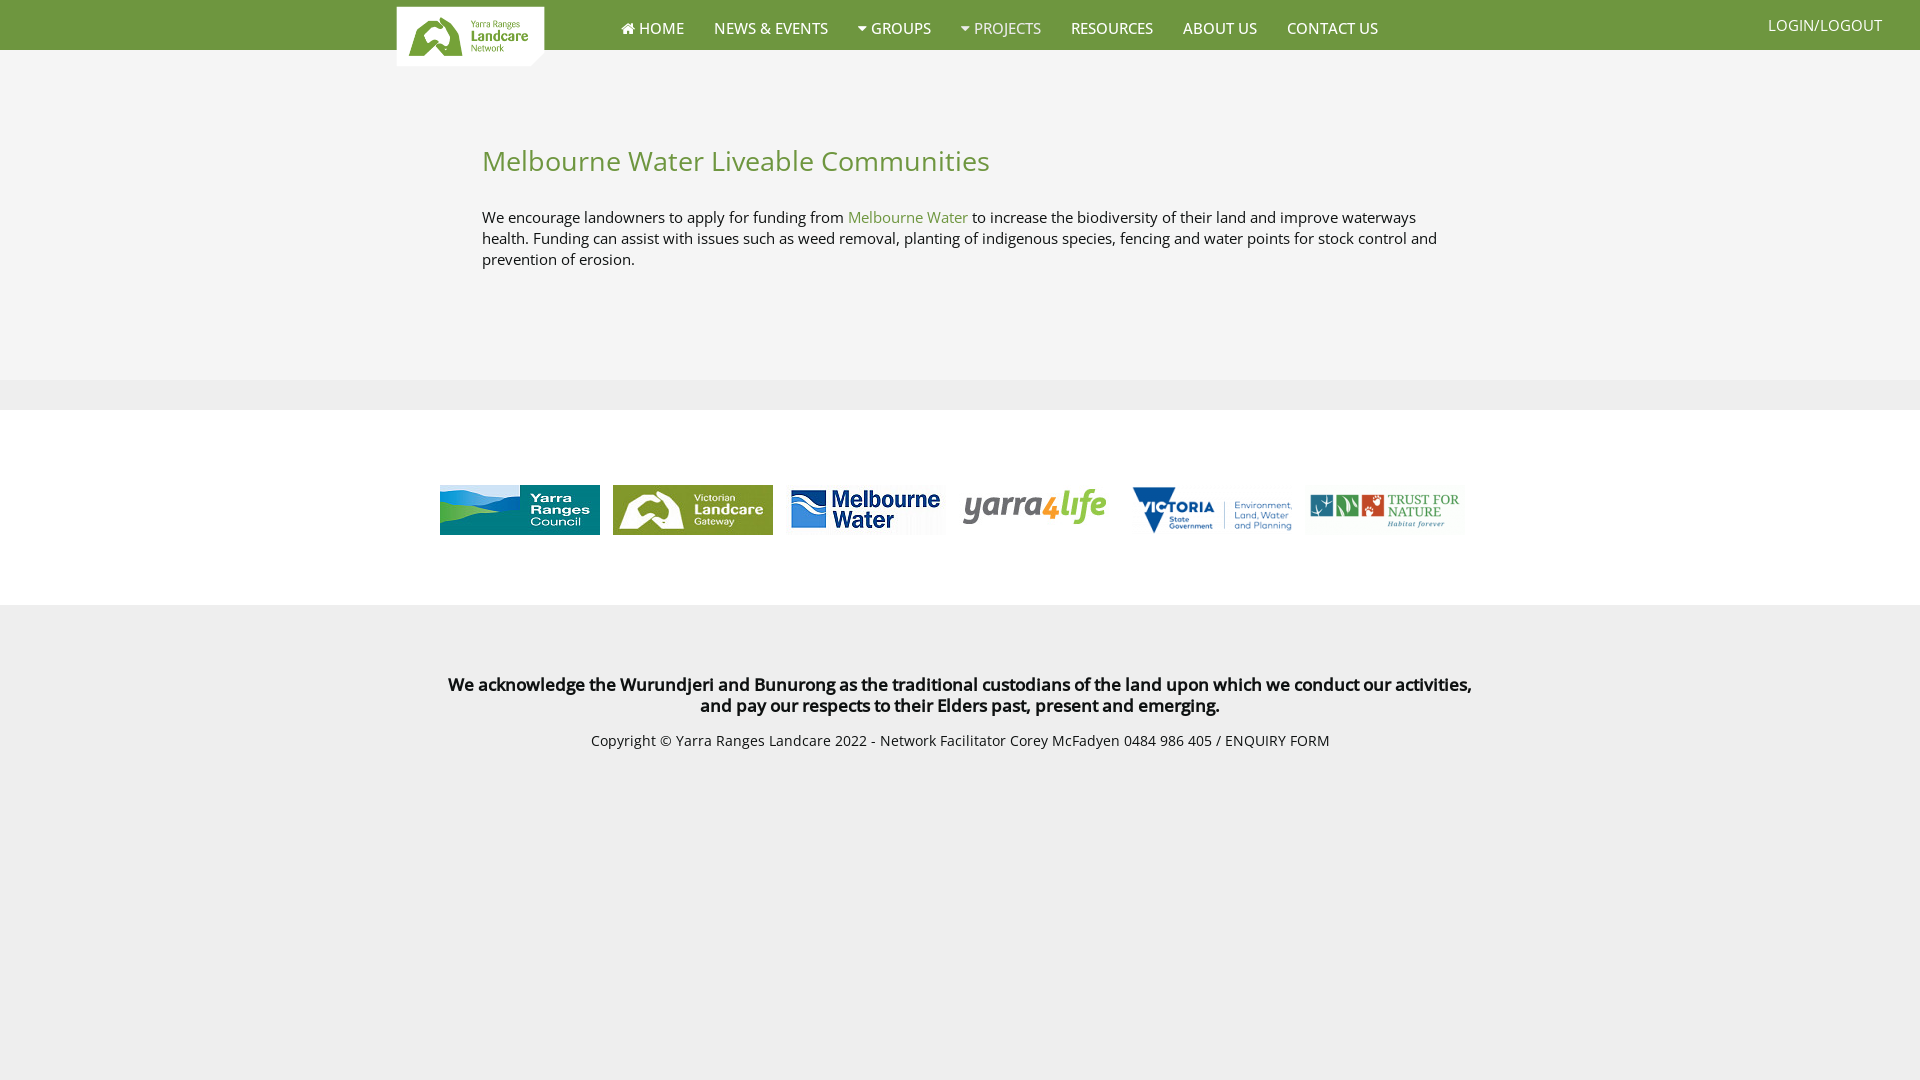 Image resolution: width=1920 pixels, height=1080 pixels. What do you see at coordinates (1223, 740) in the screenshot?
I see `'ENQUIRY FORM'` at bounding box center [1223, 740].